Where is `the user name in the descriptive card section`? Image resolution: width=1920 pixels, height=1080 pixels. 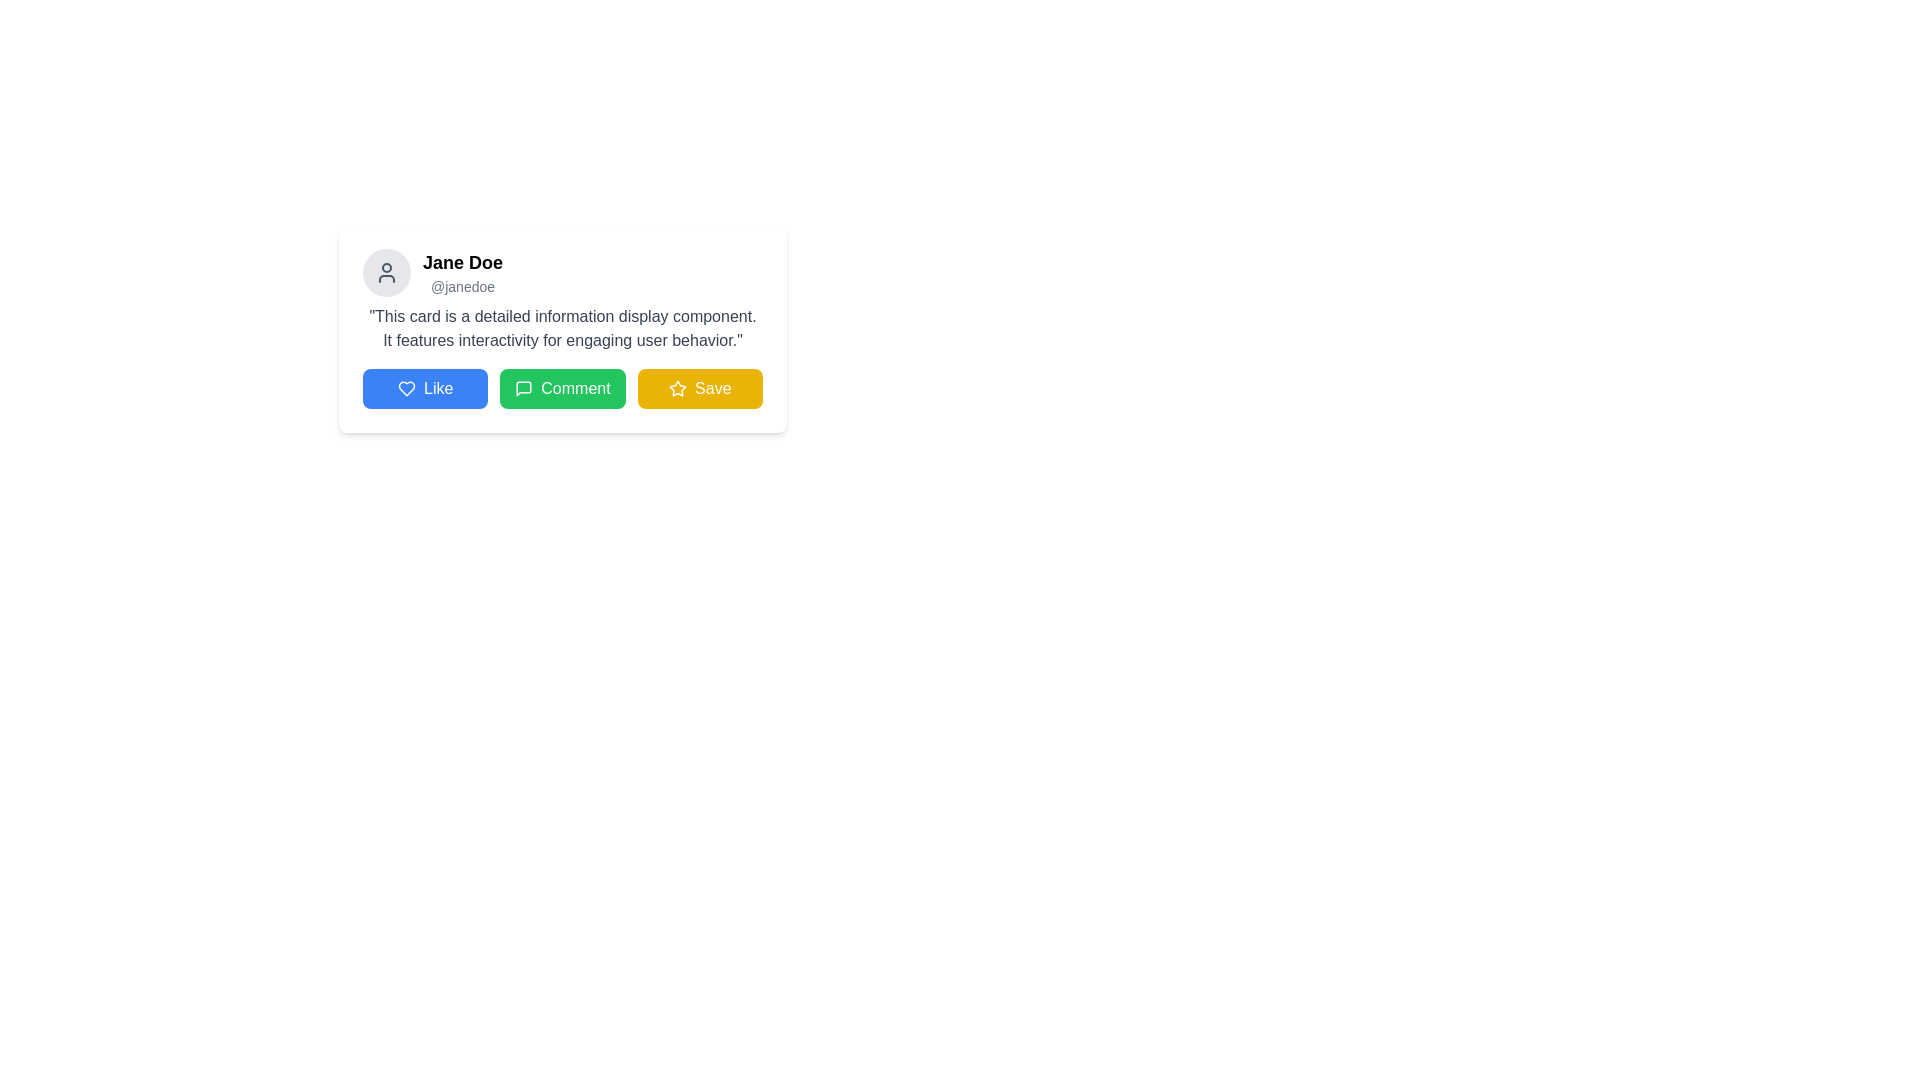 the user name in the descriptive card section is located at coordinates (561, 300).